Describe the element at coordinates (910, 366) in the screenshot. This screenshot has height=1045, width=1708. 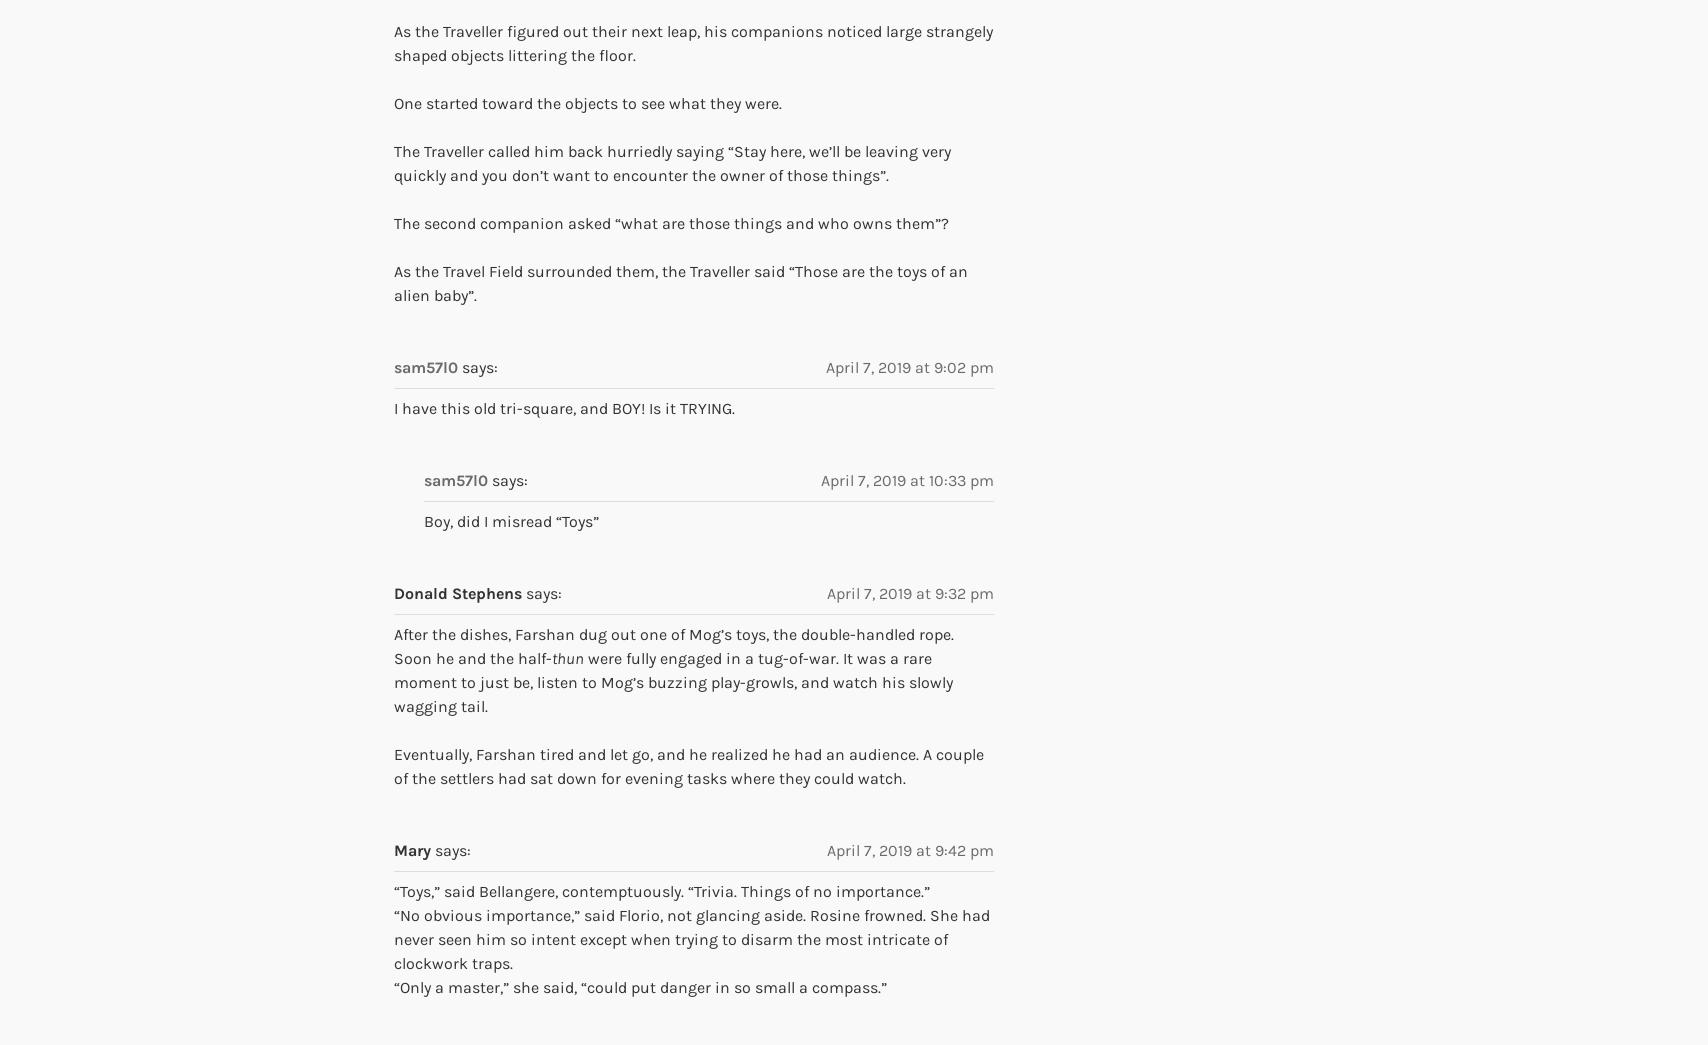
I see `'April 7, 2019 at 9:02 pm'` at that location.